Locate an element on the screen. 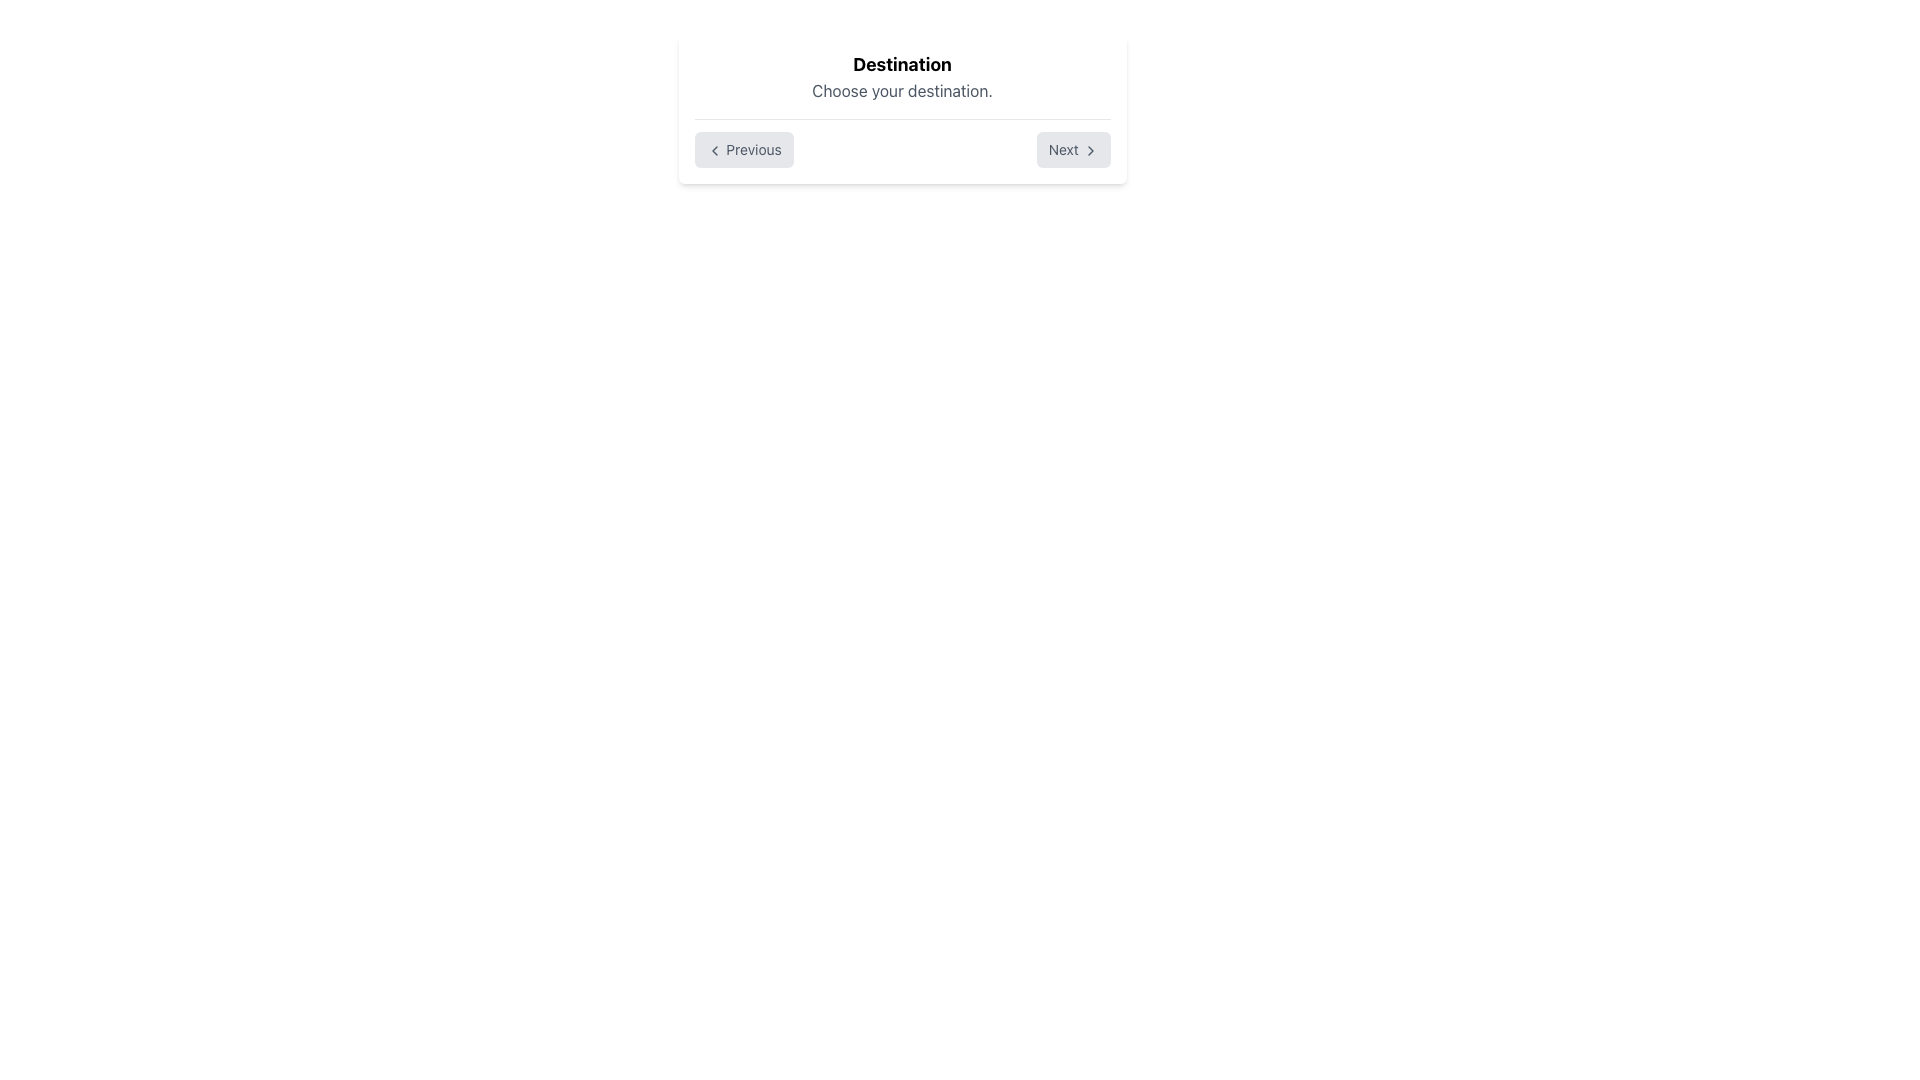 This screenshot has height=1080, width=1920. the 'Next' button, which is a rectangular button with gray text on a light gray background and a right-facing arrow icon is located at coordinates (1072, 149).